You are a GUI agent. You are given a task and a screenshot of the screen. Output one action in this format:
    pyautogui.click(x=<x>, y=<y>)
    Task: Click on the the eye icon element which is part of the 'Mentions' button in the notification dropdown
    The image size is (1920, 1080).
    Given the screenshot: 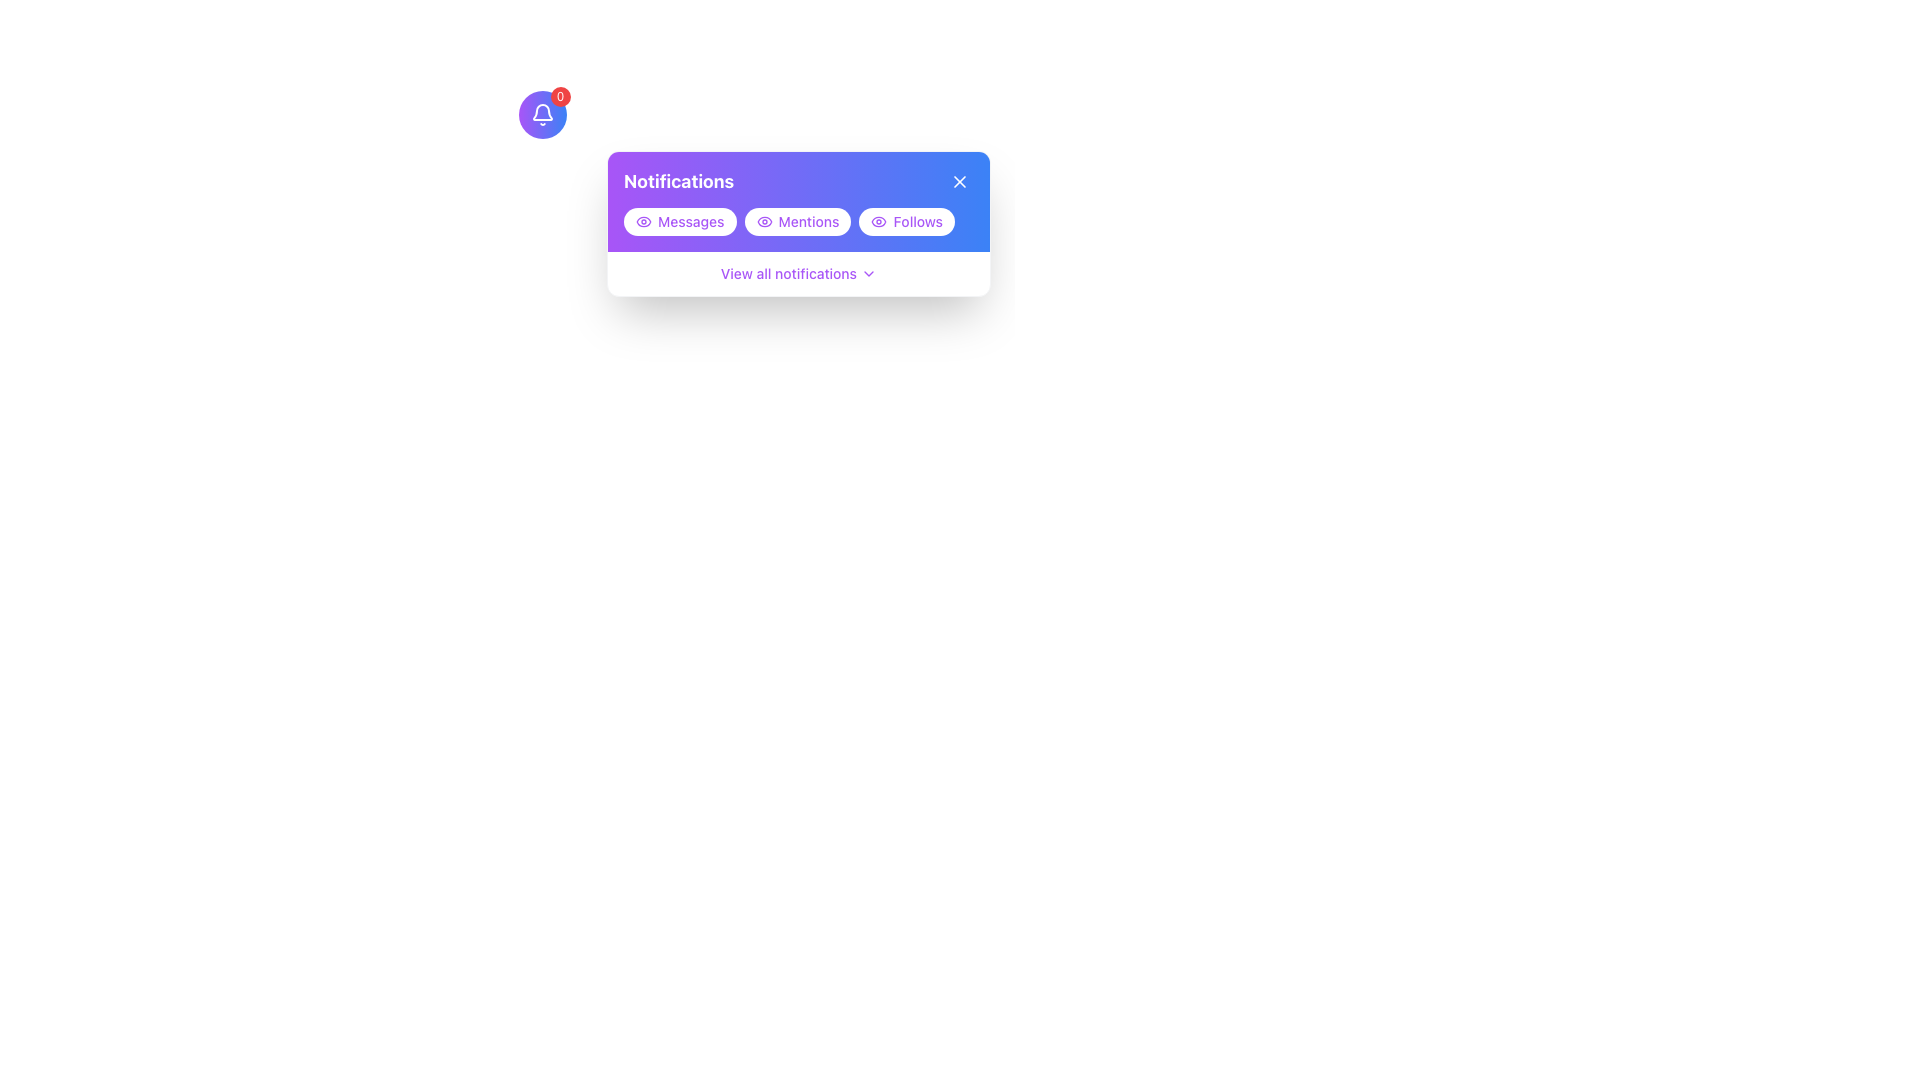 What is the action you would take?
    pyautogui.click(x=763, y=222)
    